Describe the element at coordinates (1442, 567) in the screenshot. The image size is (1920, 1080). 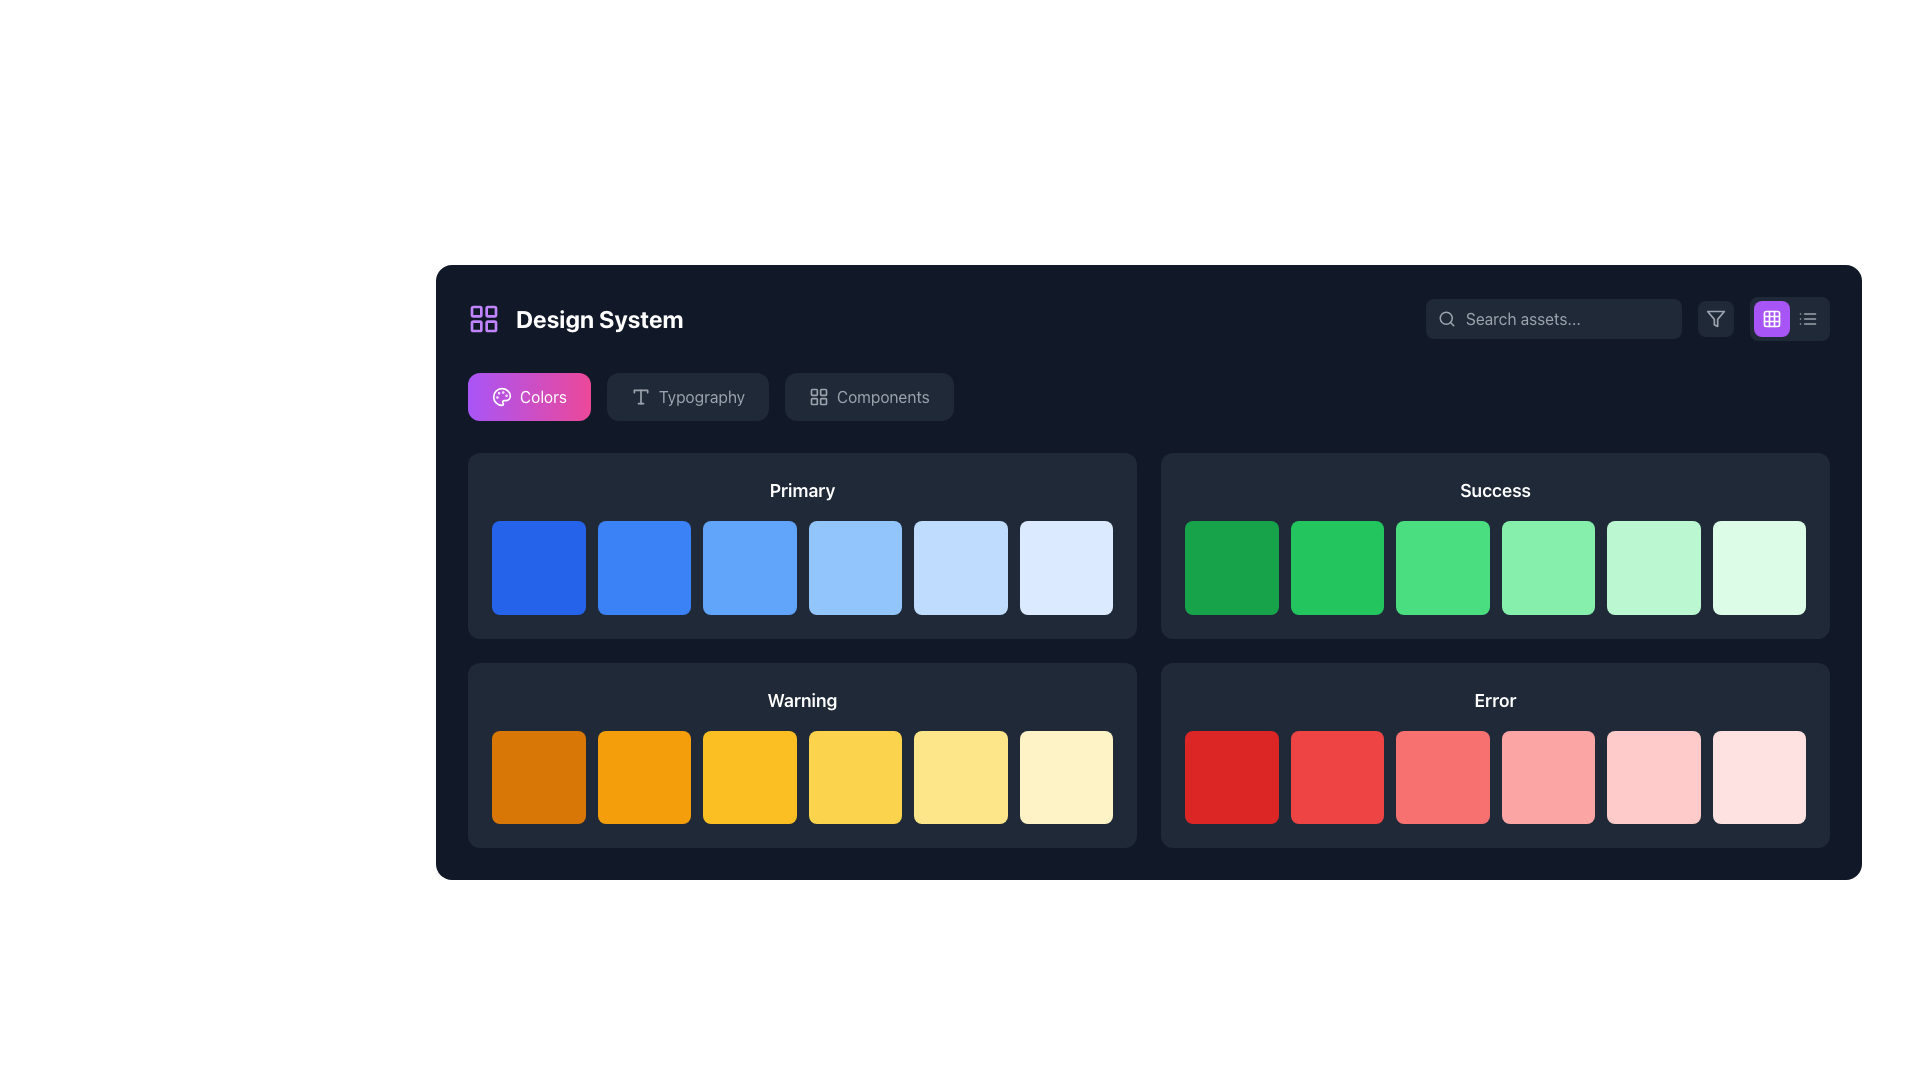
I see `the fourth selectable square button with a green background located in the 'Success' section of the grid layout` at that location.